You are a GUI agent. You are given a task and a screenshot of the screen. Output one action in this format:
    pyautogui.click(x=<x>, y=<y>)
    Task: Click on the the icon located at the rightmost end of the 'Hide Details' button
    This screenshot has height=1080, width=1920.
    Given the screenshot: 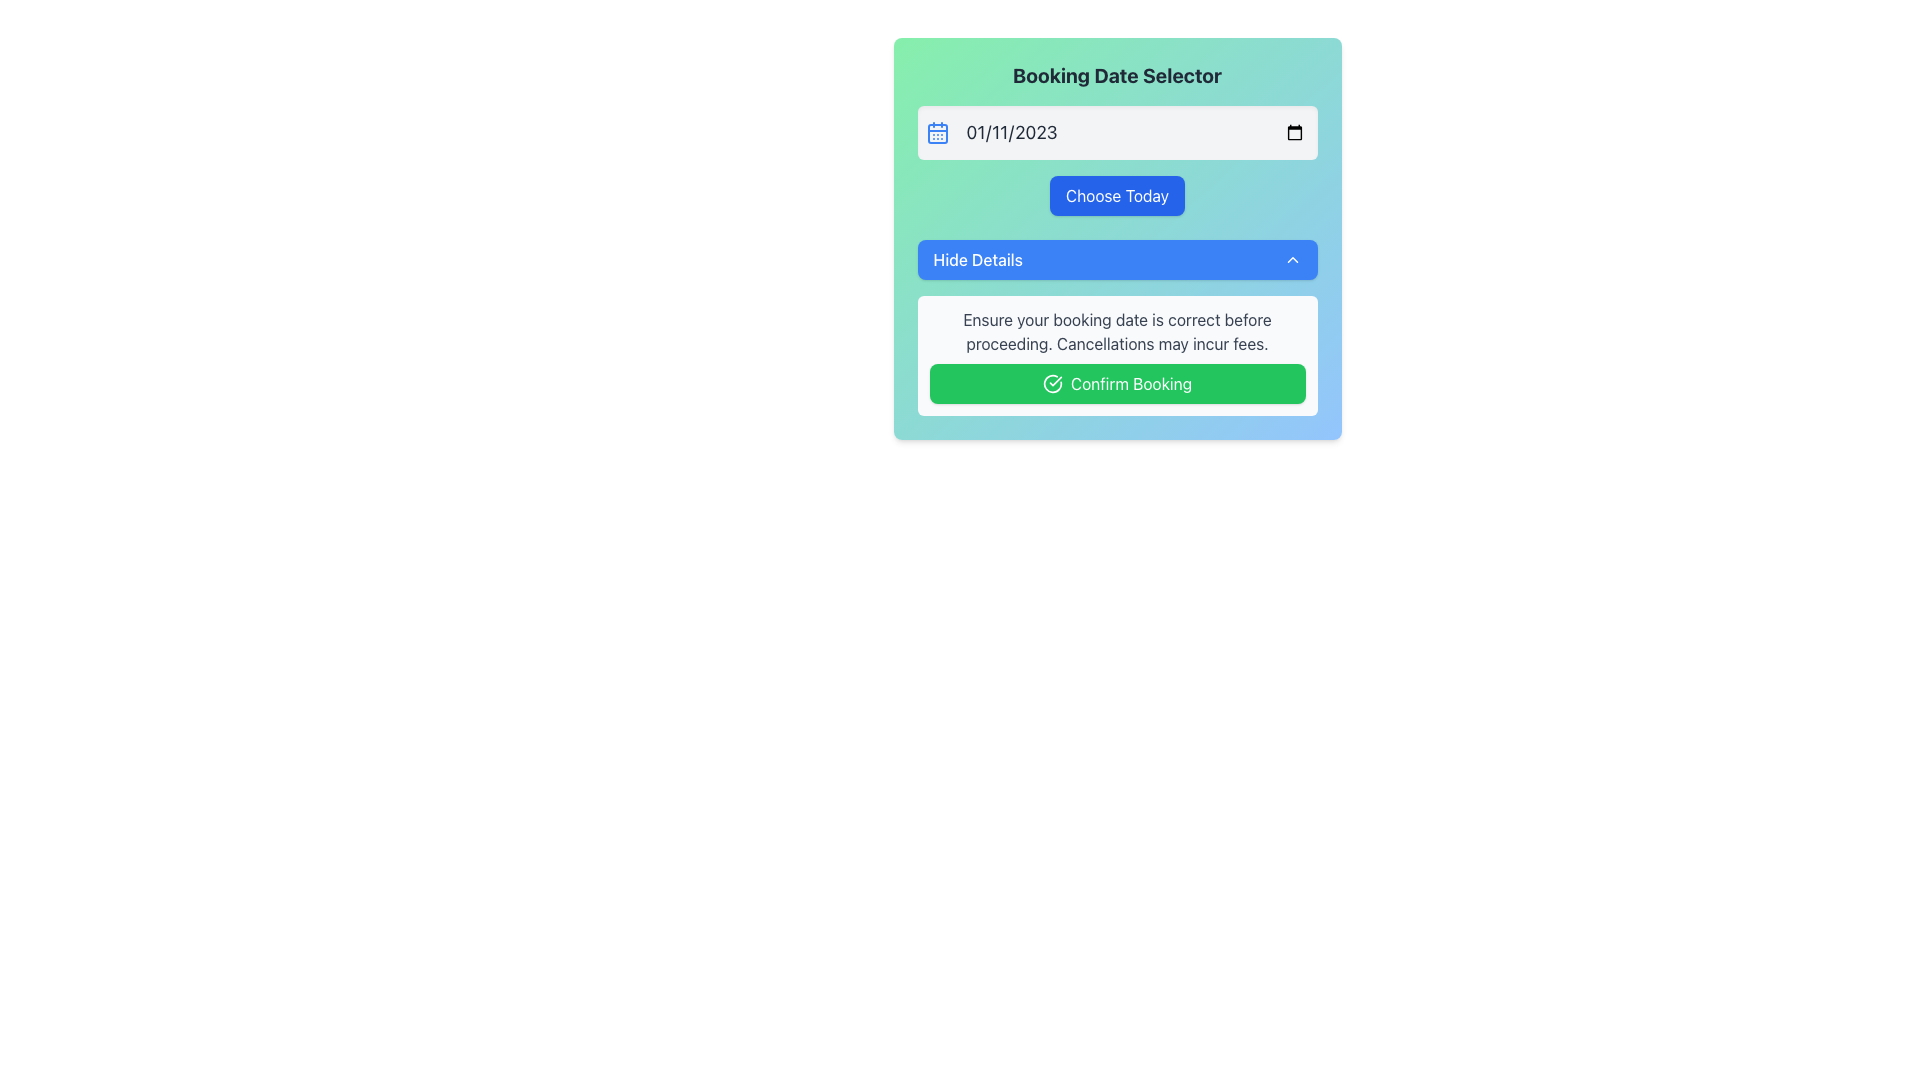 What is the action you would take?
    pyautogui.click(x=1292, y=258)
    